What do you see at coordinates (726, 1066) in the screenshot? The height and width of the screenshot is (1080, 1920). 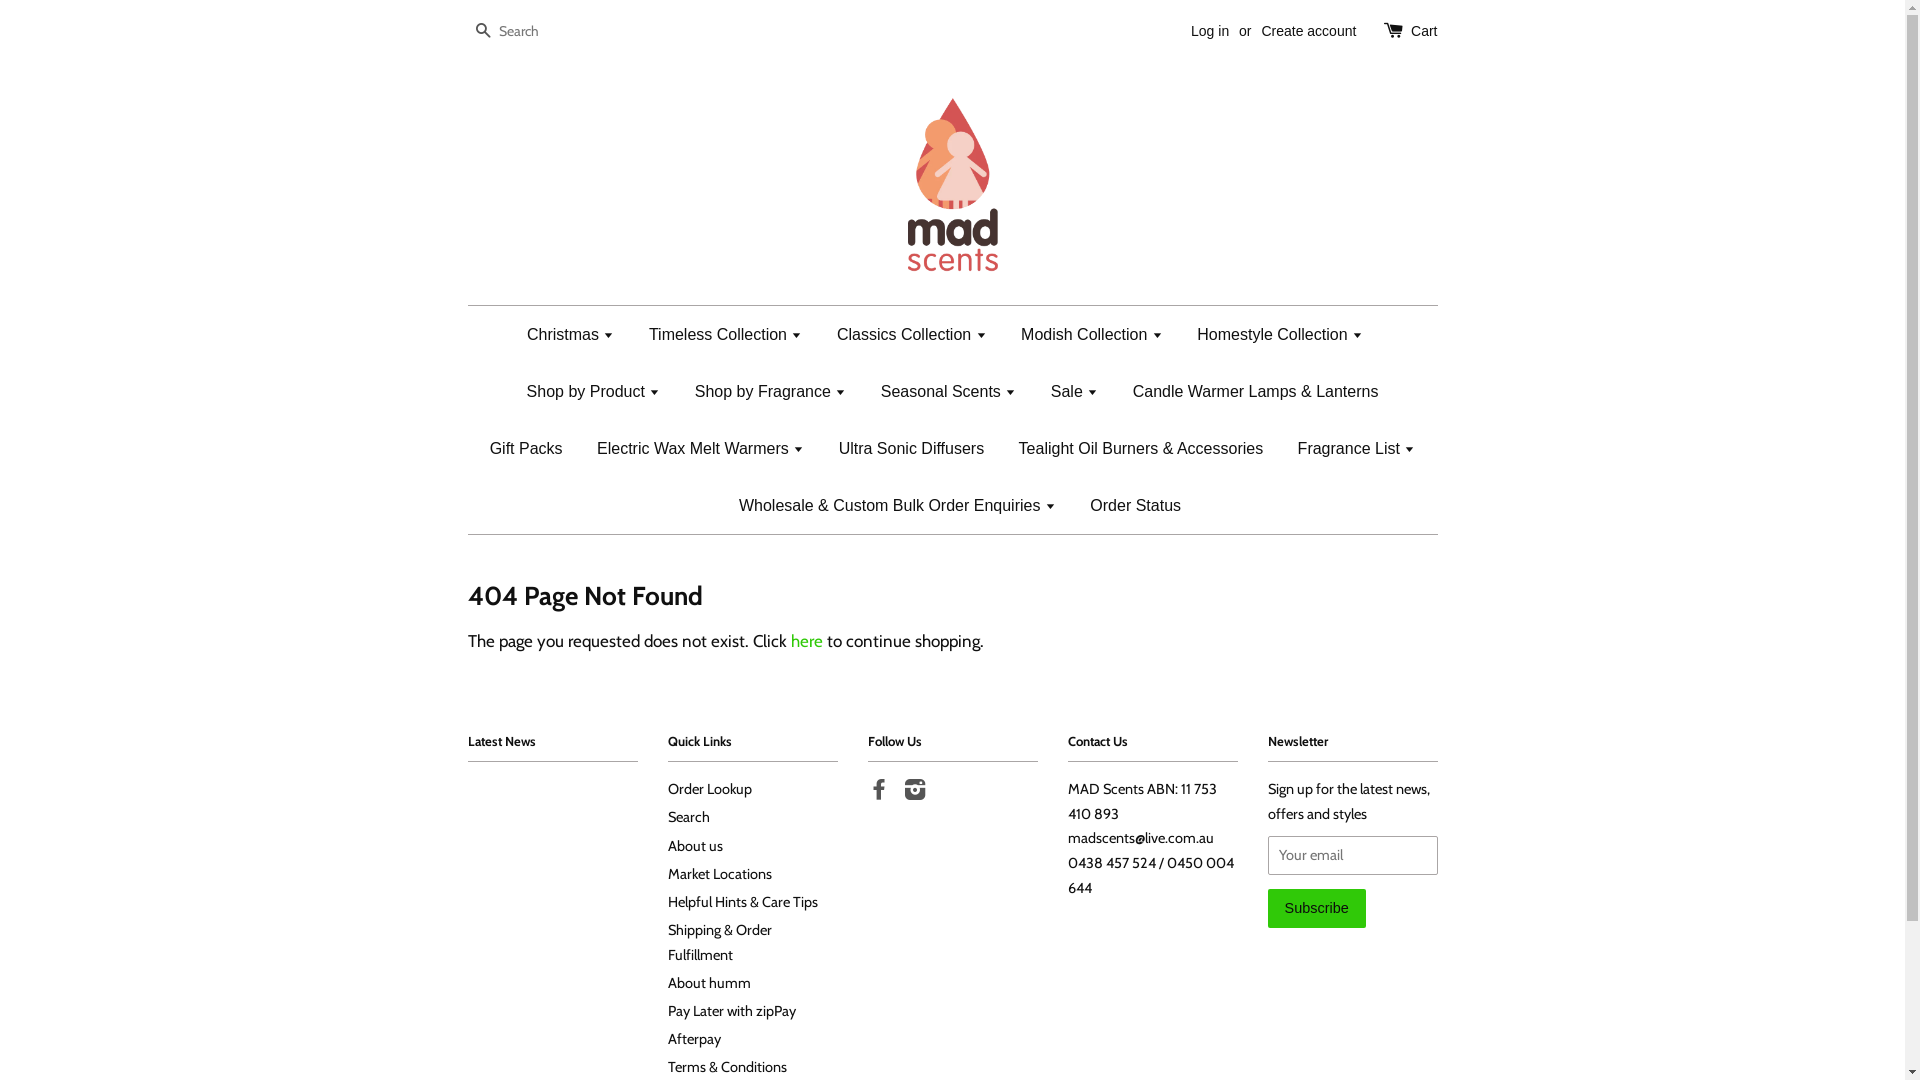 I see `'Terms & Conditions'` at bounding box center [726, 1066].